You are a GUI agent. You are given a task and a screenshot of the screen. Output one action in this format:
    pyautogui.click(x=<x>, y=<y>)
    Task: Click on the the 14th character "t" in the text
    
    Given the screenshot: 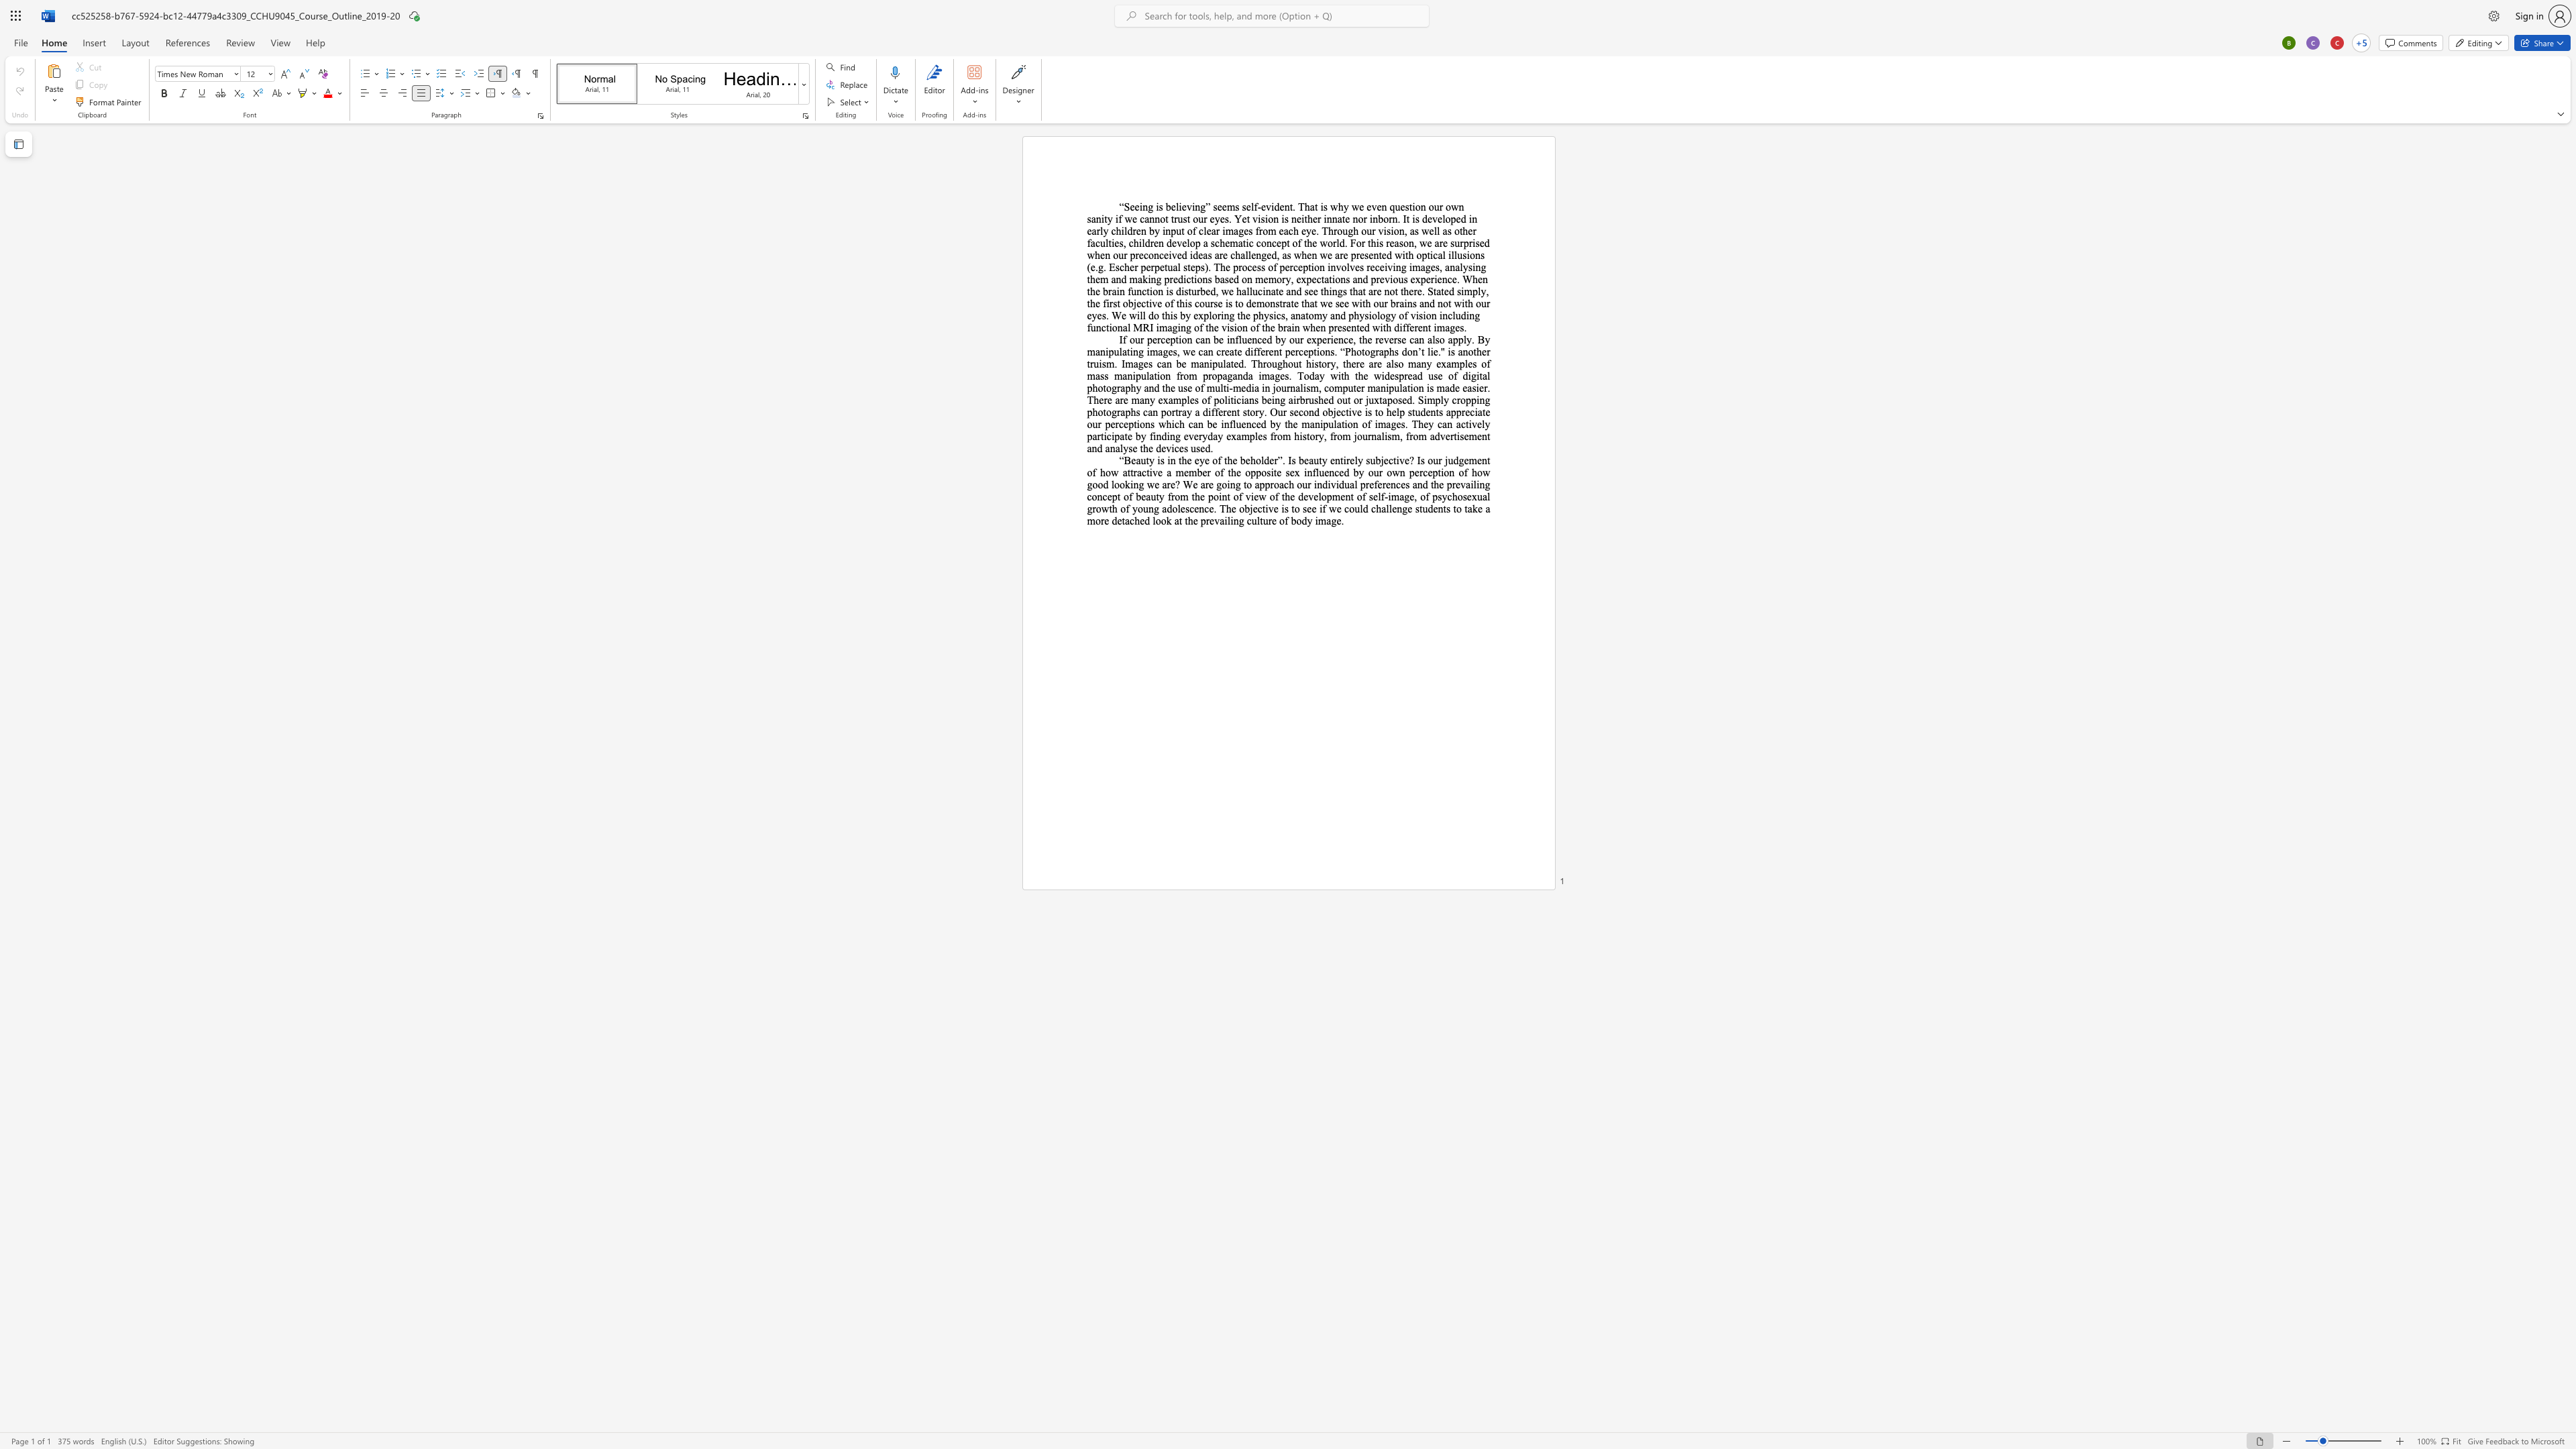 What is the action you would take?
    pyautogui.click(x=1244, y=484)
    